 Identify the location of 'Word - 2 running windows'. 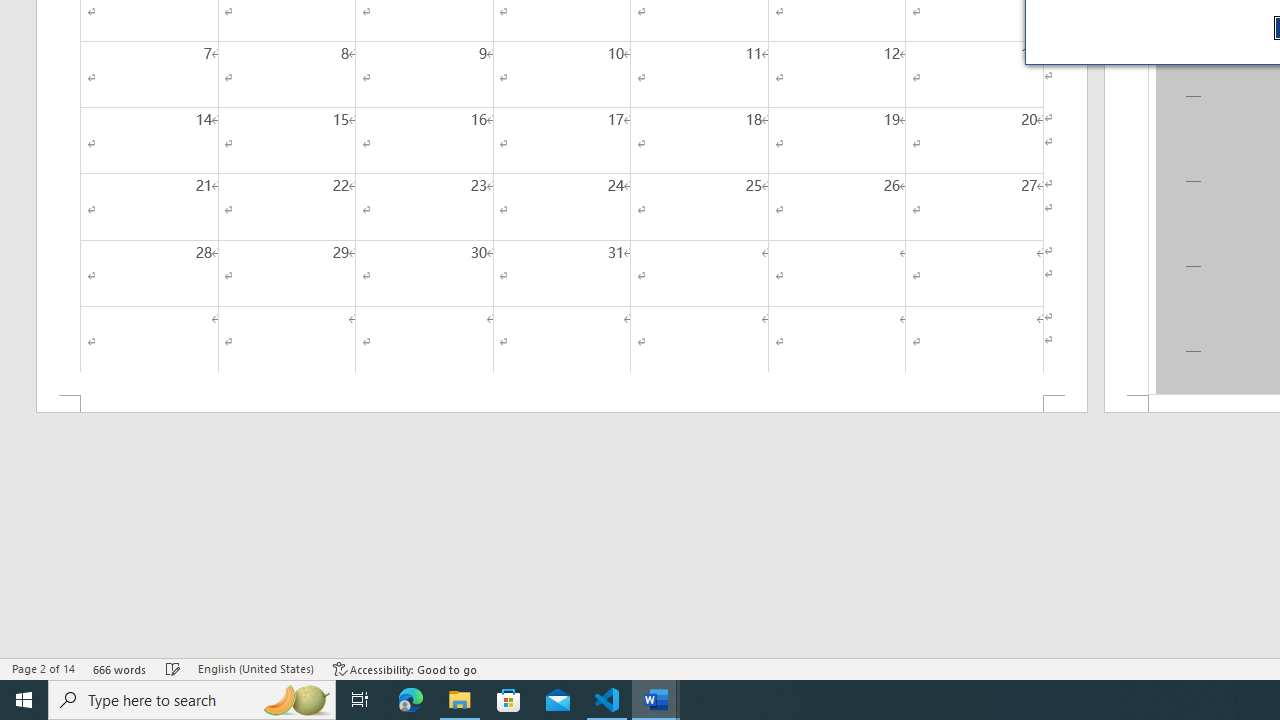
(656, 698).